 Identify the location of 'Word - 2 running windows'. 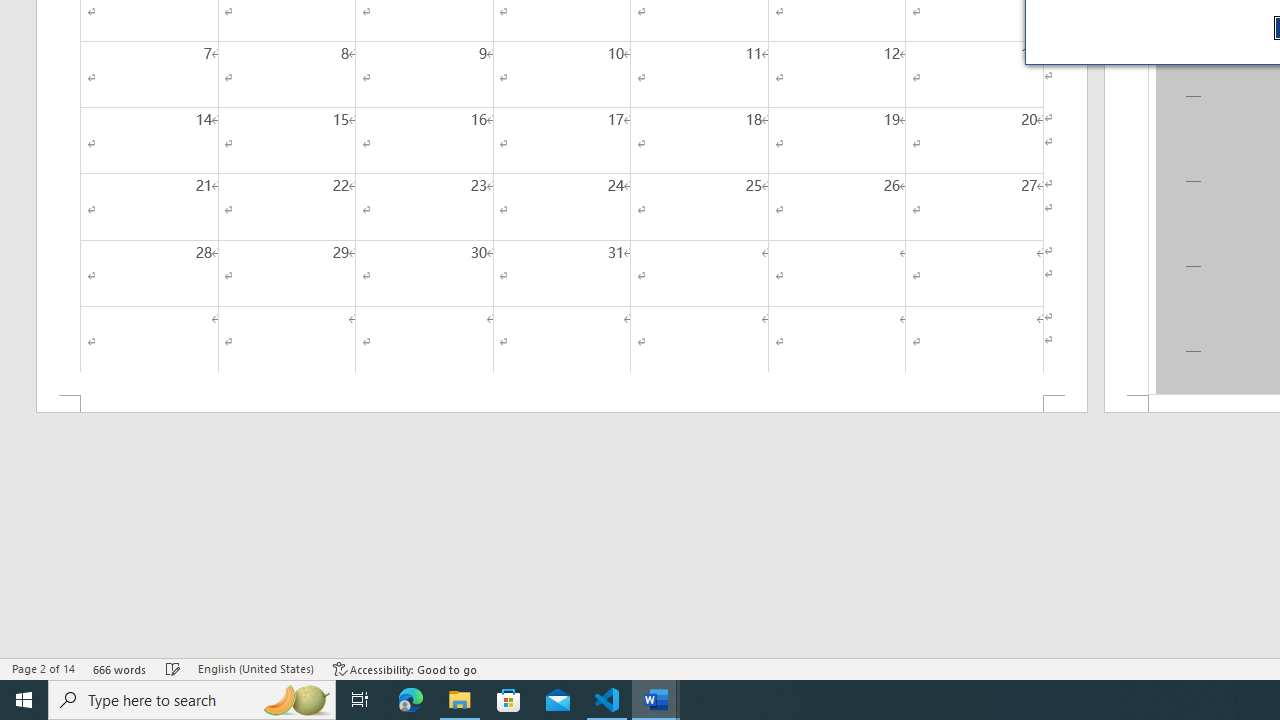
(656, 698).